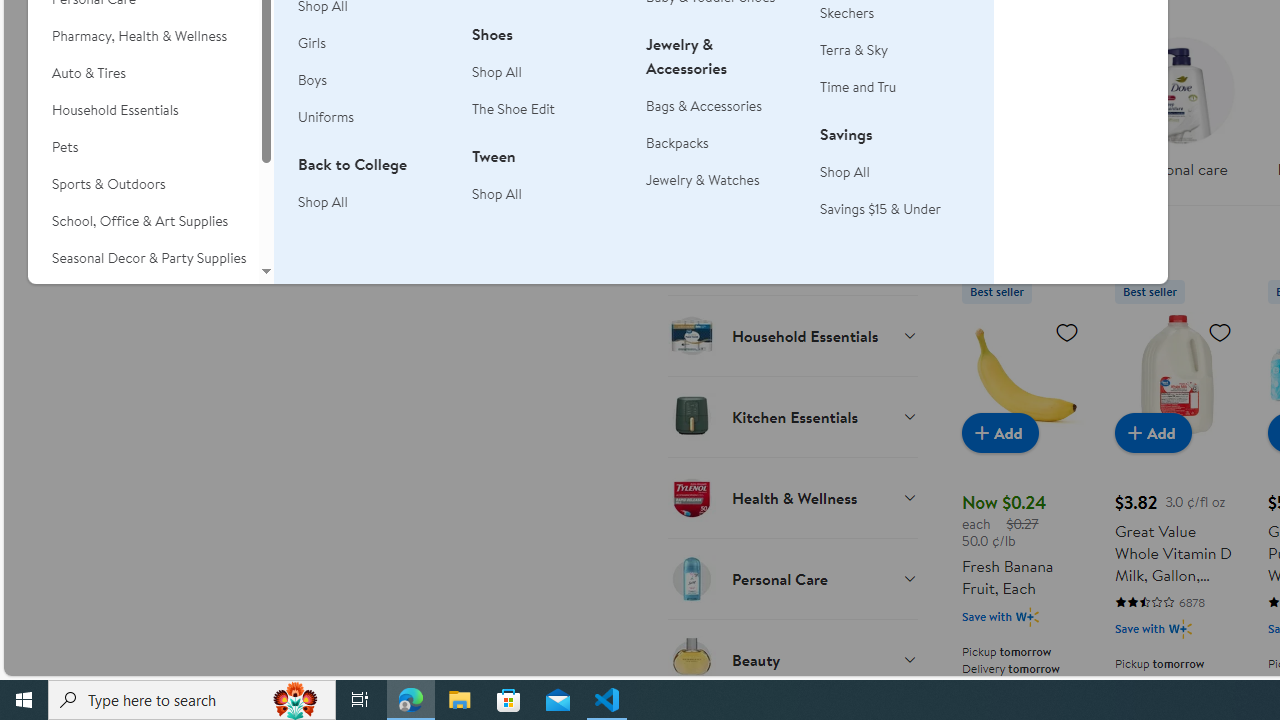 The height and width of the screenshot is (720, 1280). I want to click on 'Sports & Outdoors', so click(142, 184).